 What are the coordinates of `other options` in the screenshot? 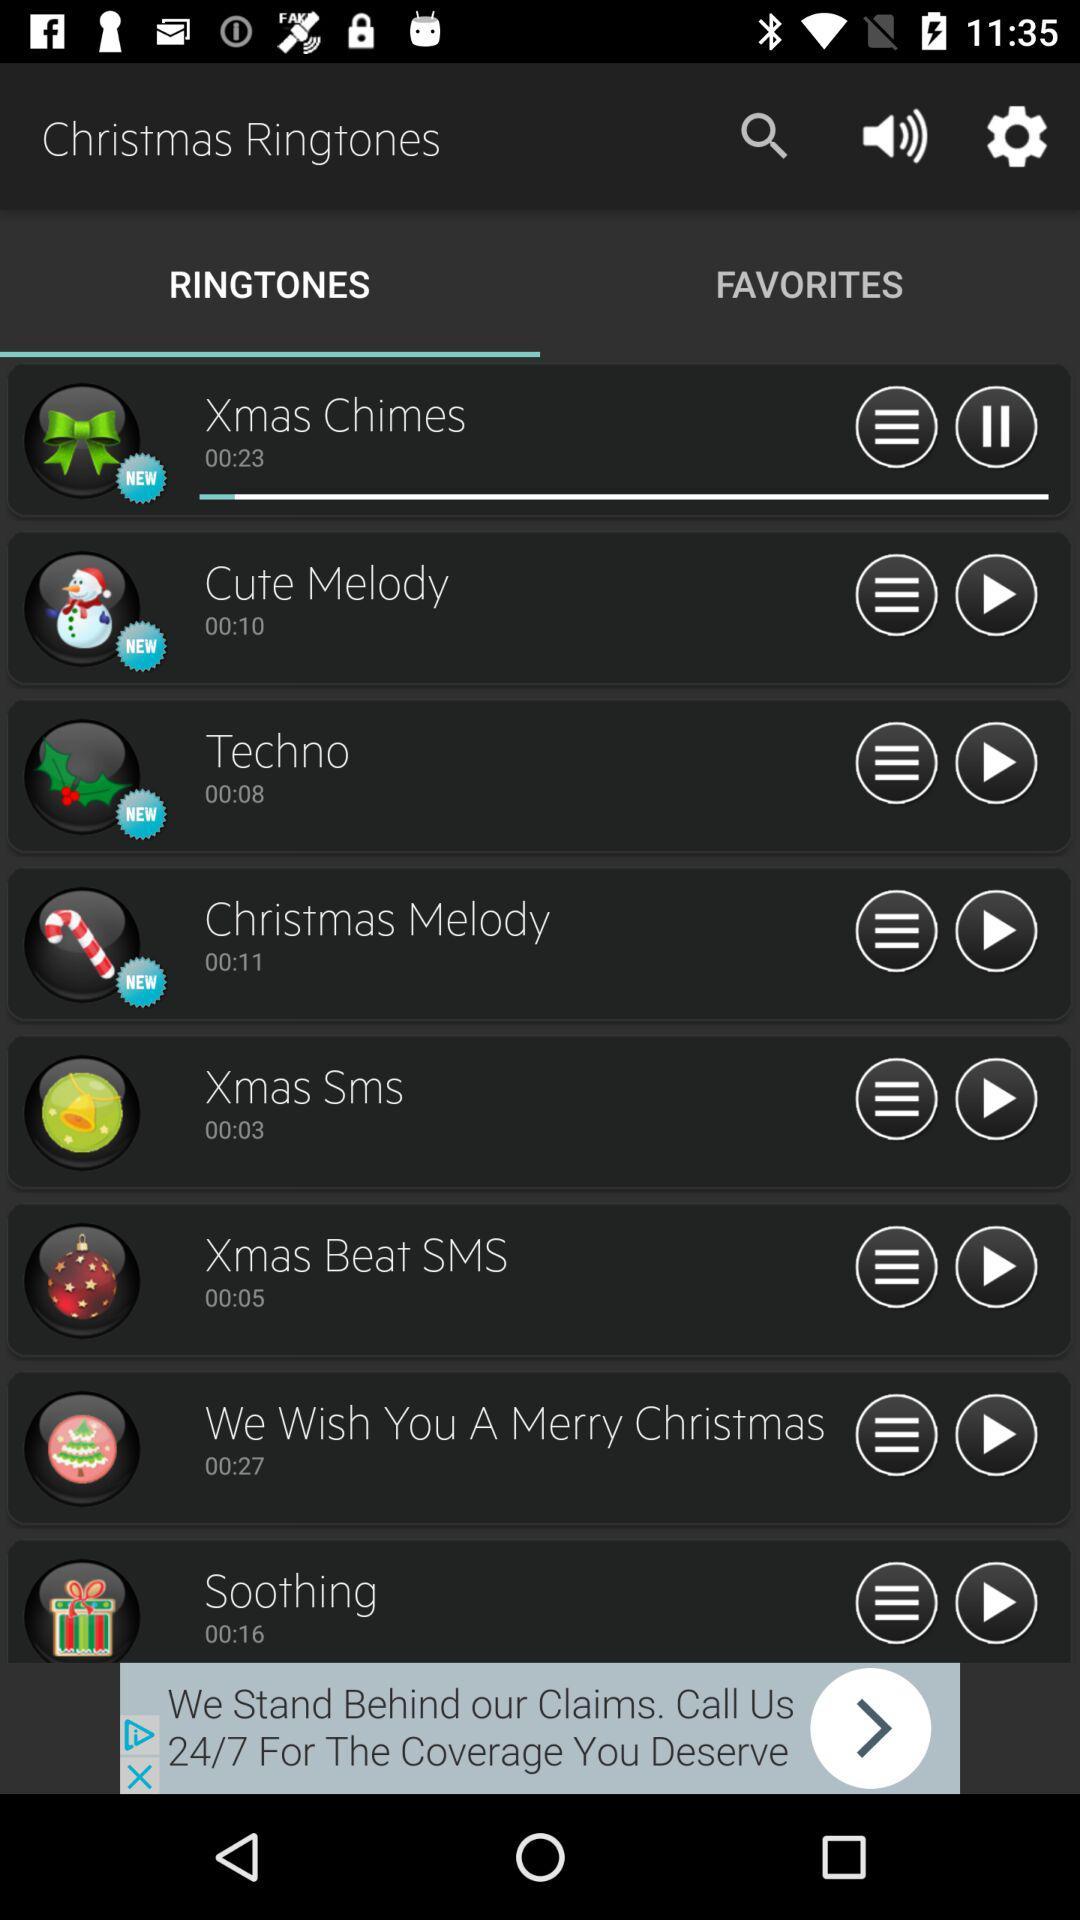 It's located at (895, 1267).